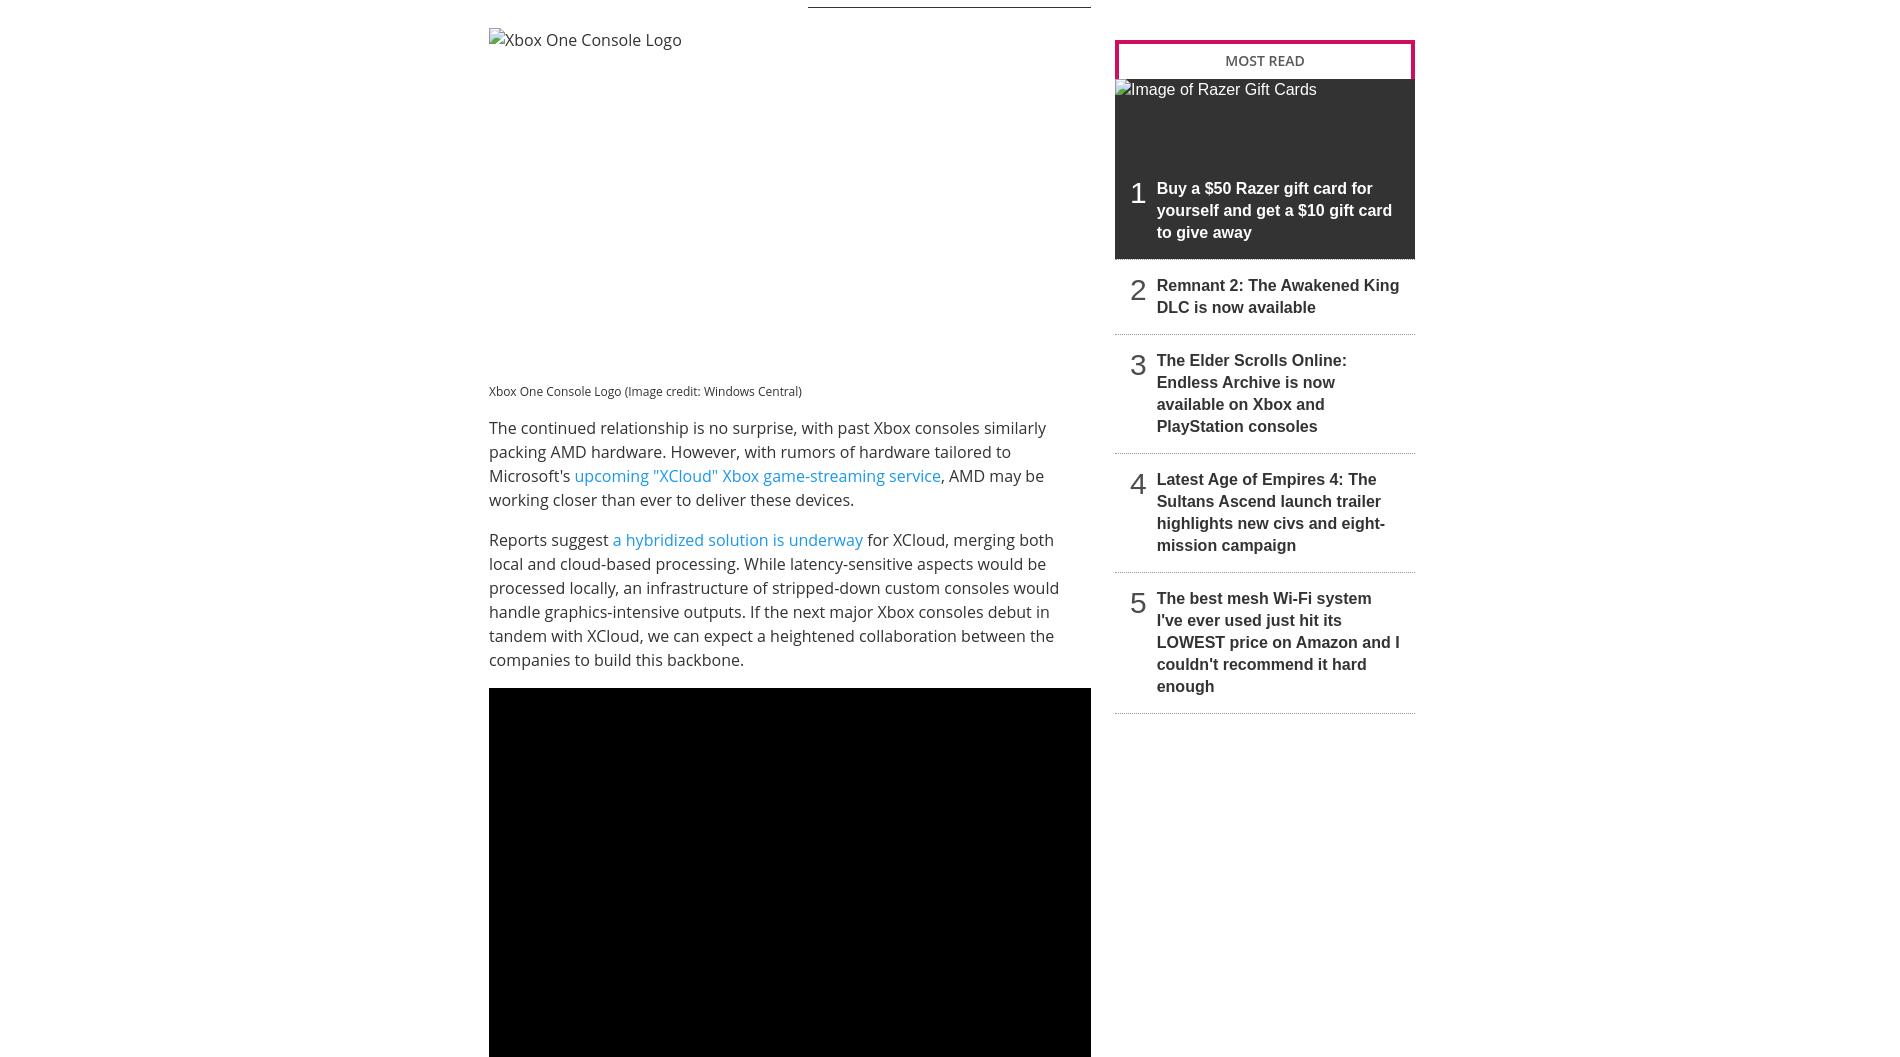 Image resolution: width=1900 pixels, height=1057 pixels. Describe the element at coordinates (736, 539) in the screenshot. I see `'a hybridized solution is underway'` at that location.